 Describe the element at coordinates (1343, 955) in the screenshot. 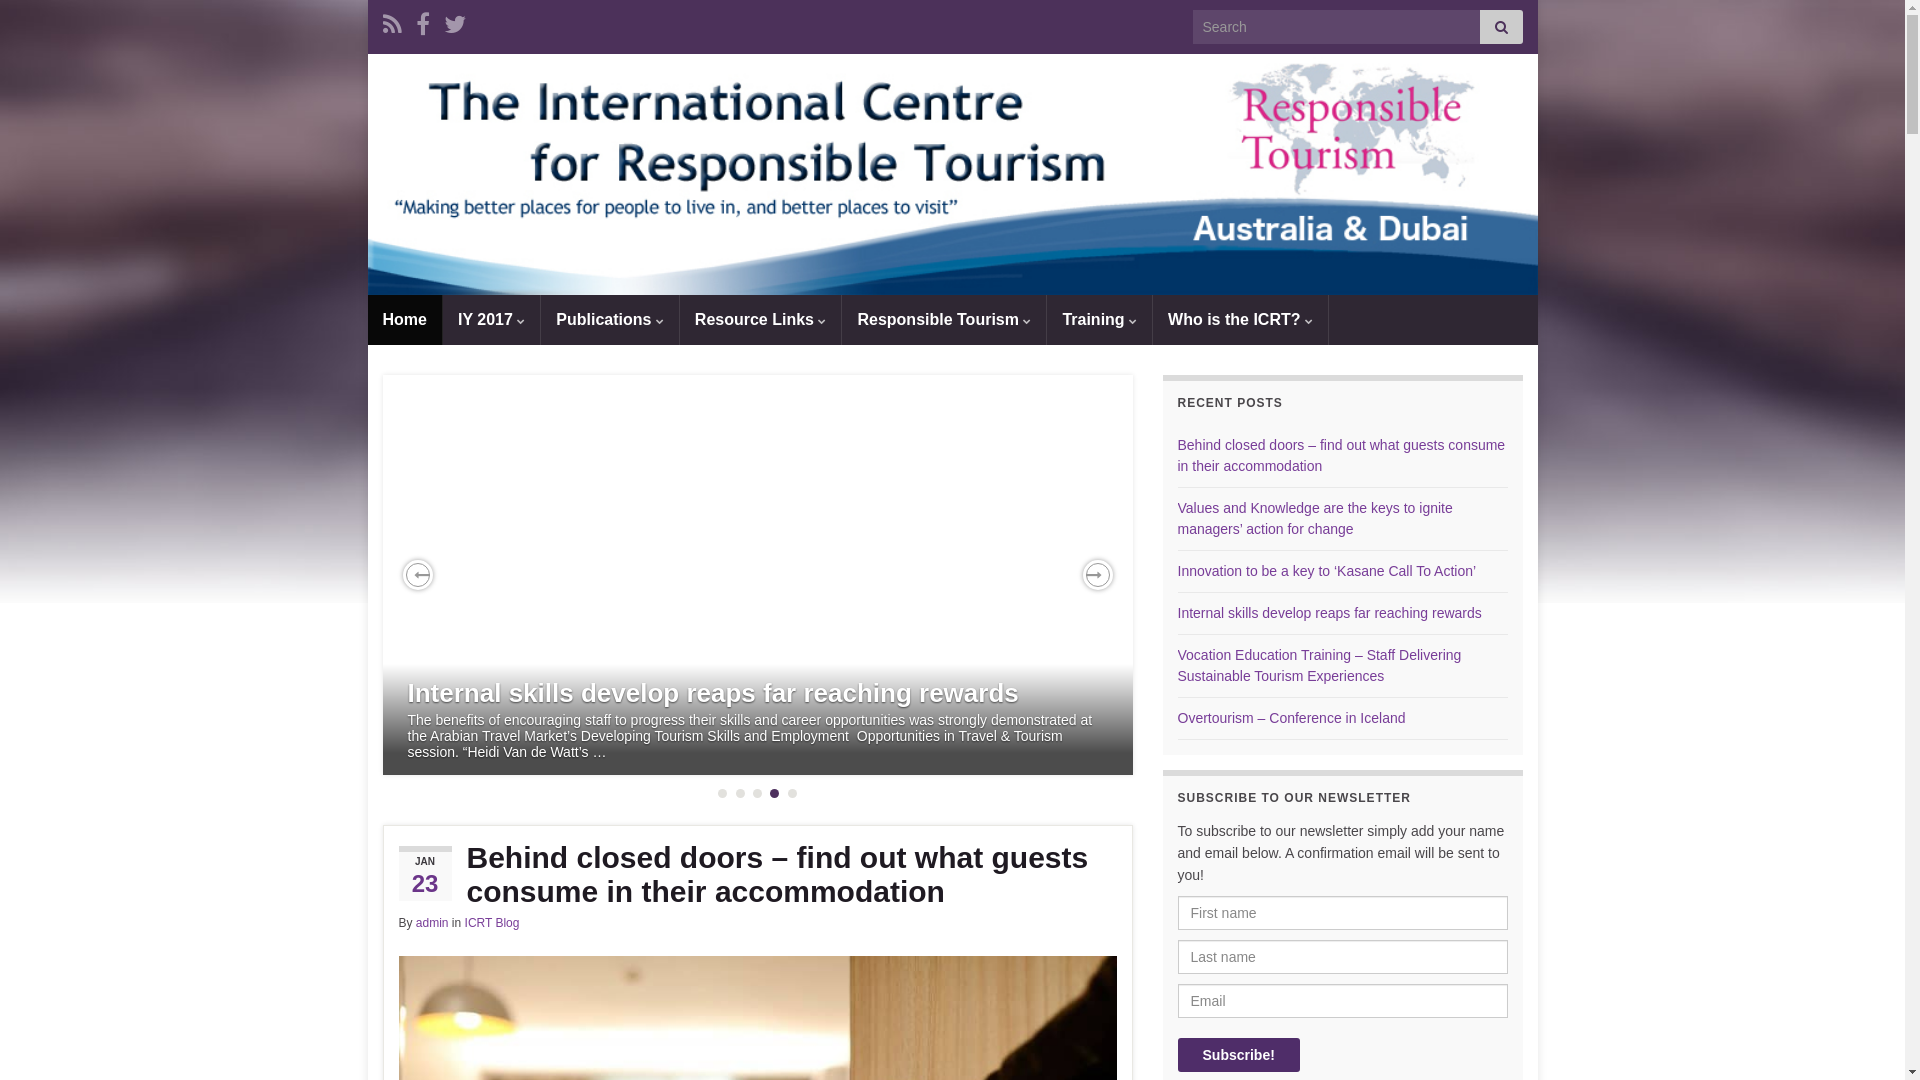

I see `'Last name'` at that location.